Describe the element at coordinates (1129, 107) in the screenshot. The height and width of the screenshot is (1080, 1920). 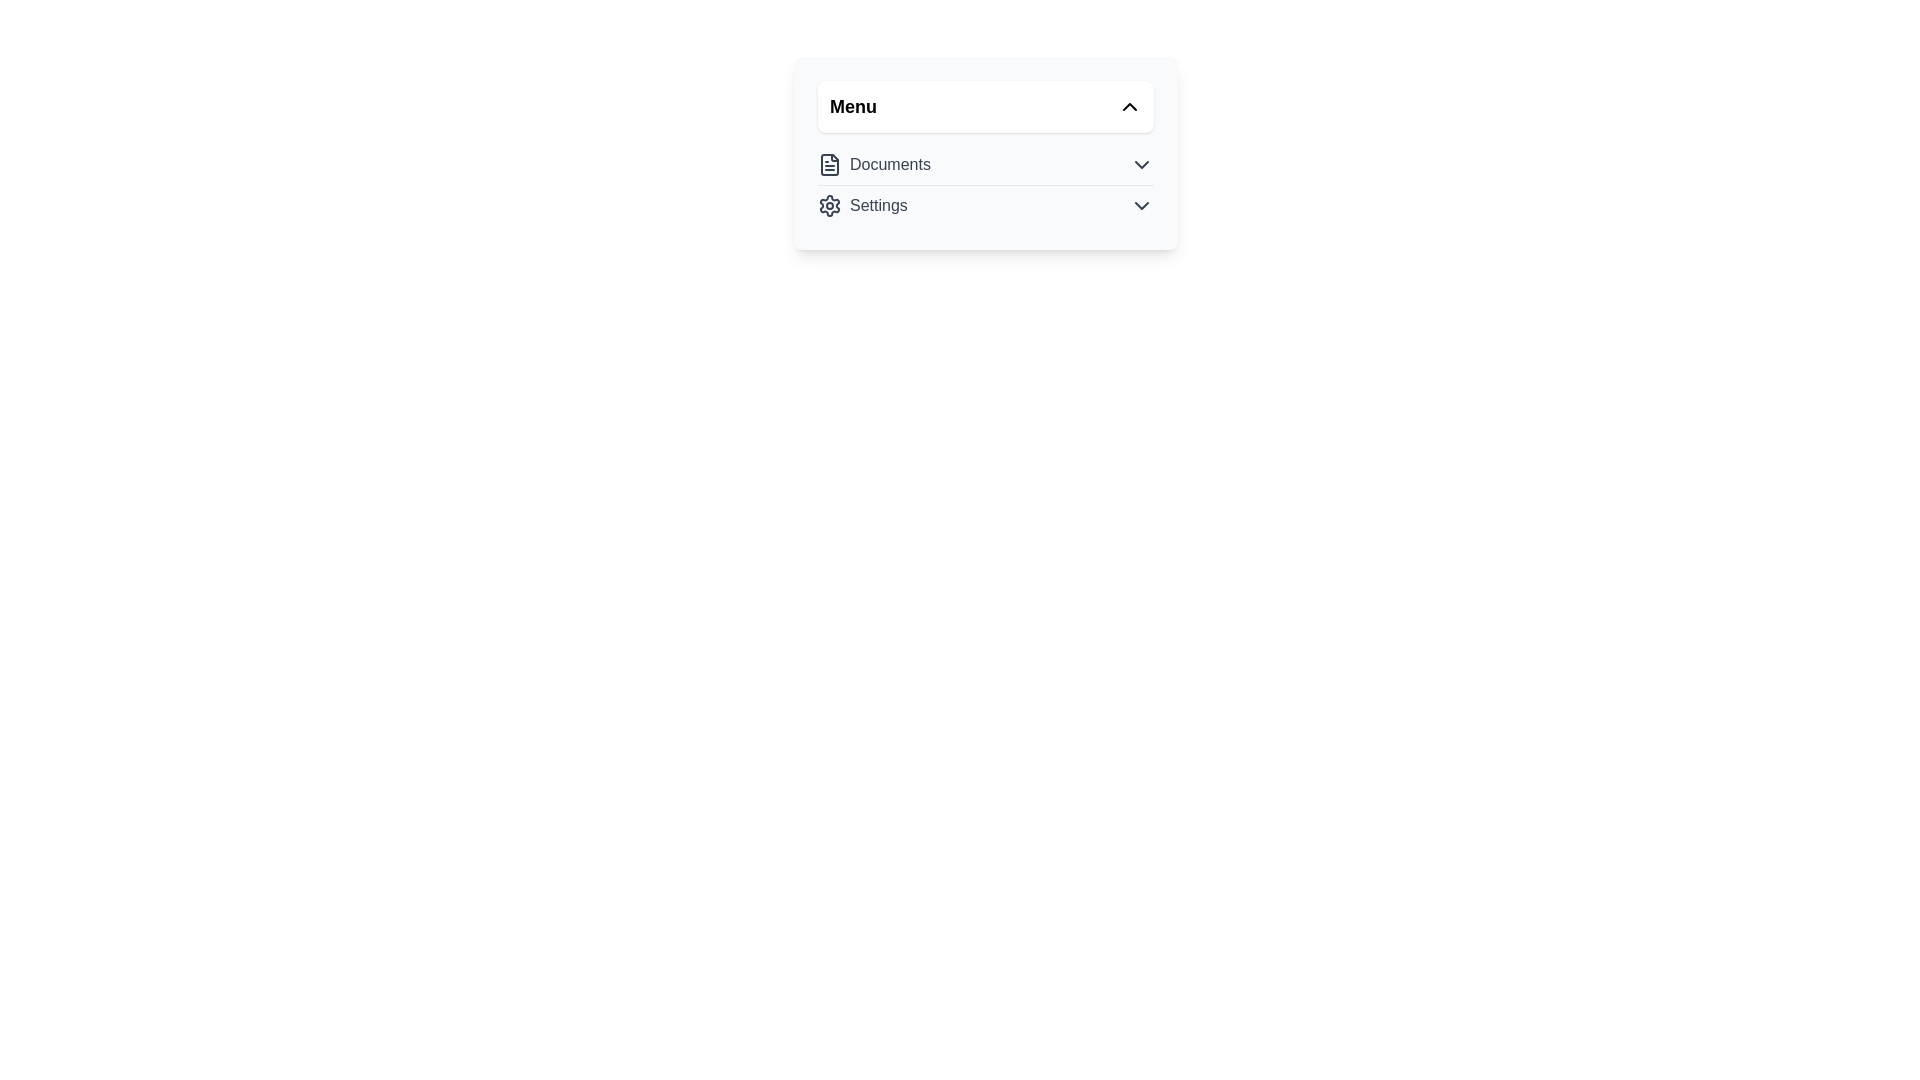
I see `the chevron icon next to the 'Menu' label` at that location.